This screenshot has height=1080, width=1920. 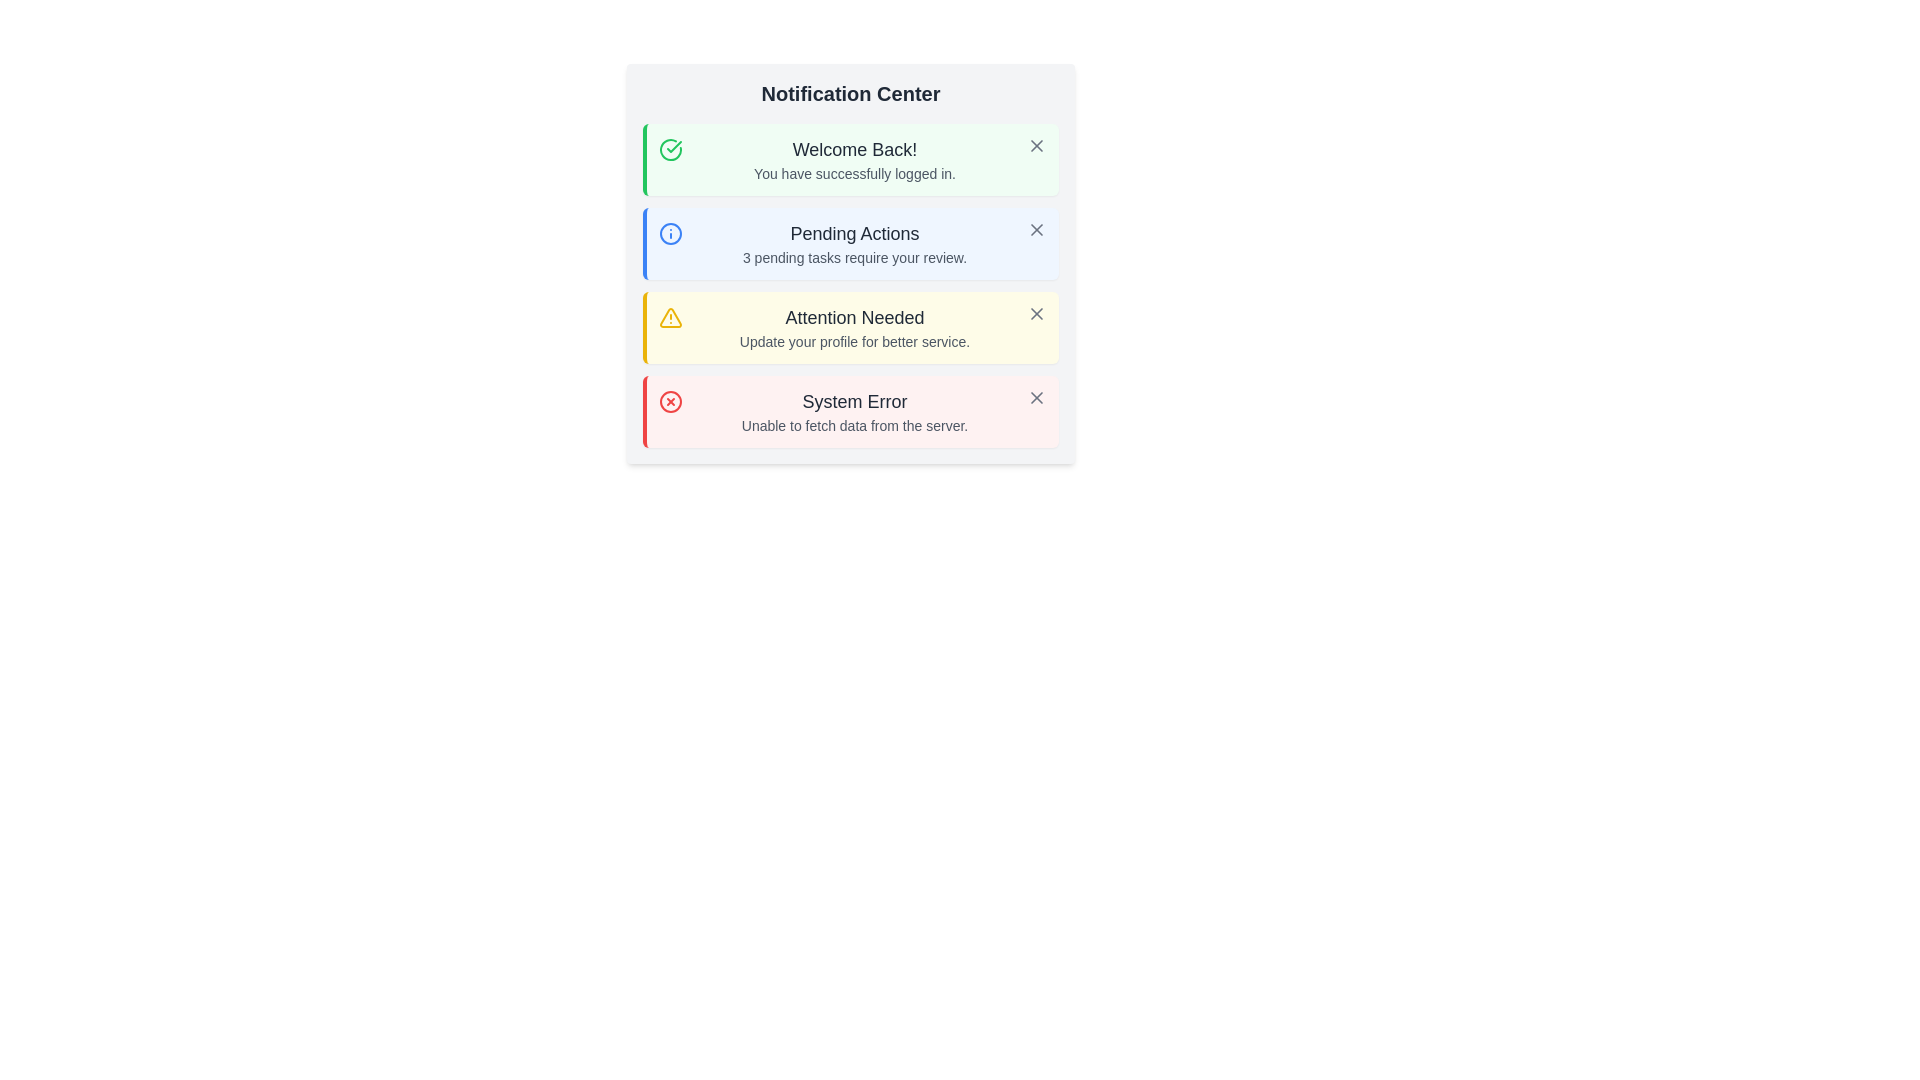 What do you see at coordinates (671, 401) in the screenshot?
I see `the circular red icon with a white background and a red 'X' cross inside, located in the bottom-left corner of the 'System Error' notification block` at bounding box center [671, 401].